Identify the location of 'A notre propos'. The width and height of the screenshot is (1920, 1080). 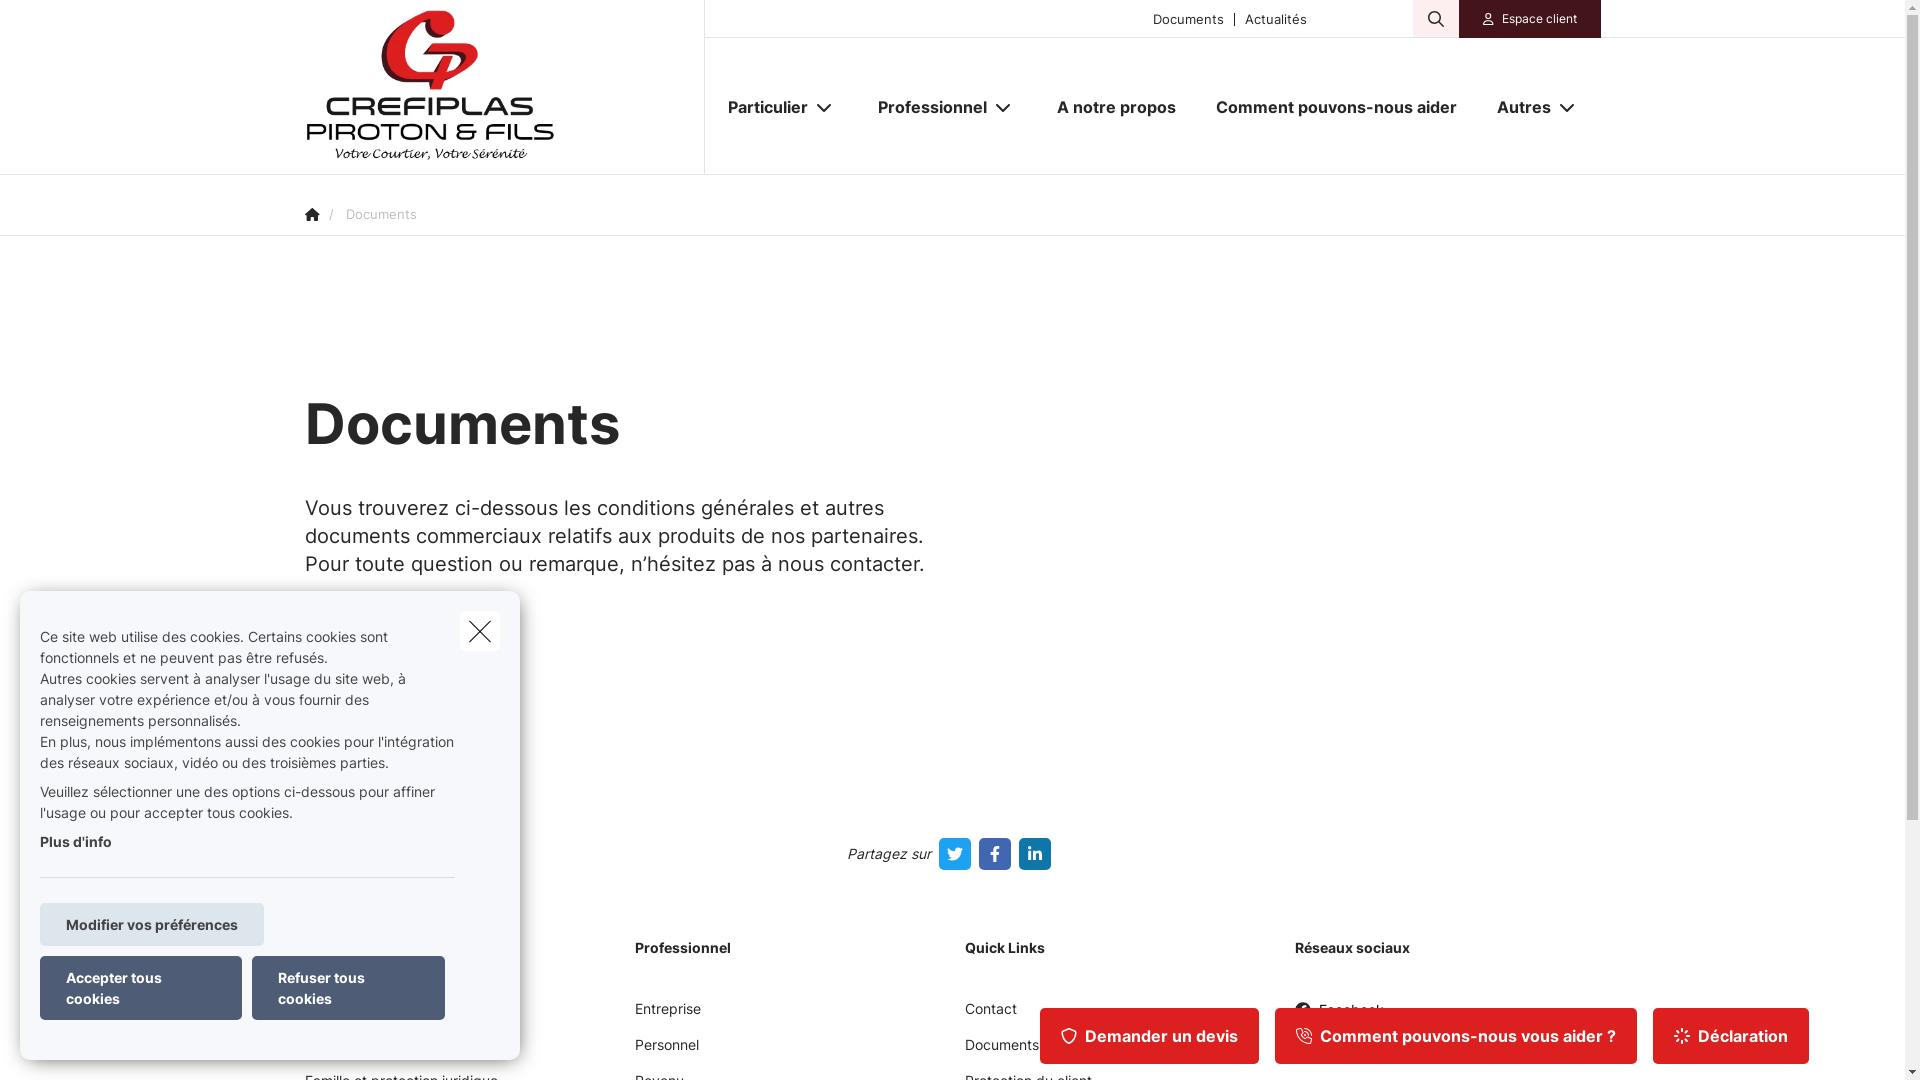
(1114, 107).